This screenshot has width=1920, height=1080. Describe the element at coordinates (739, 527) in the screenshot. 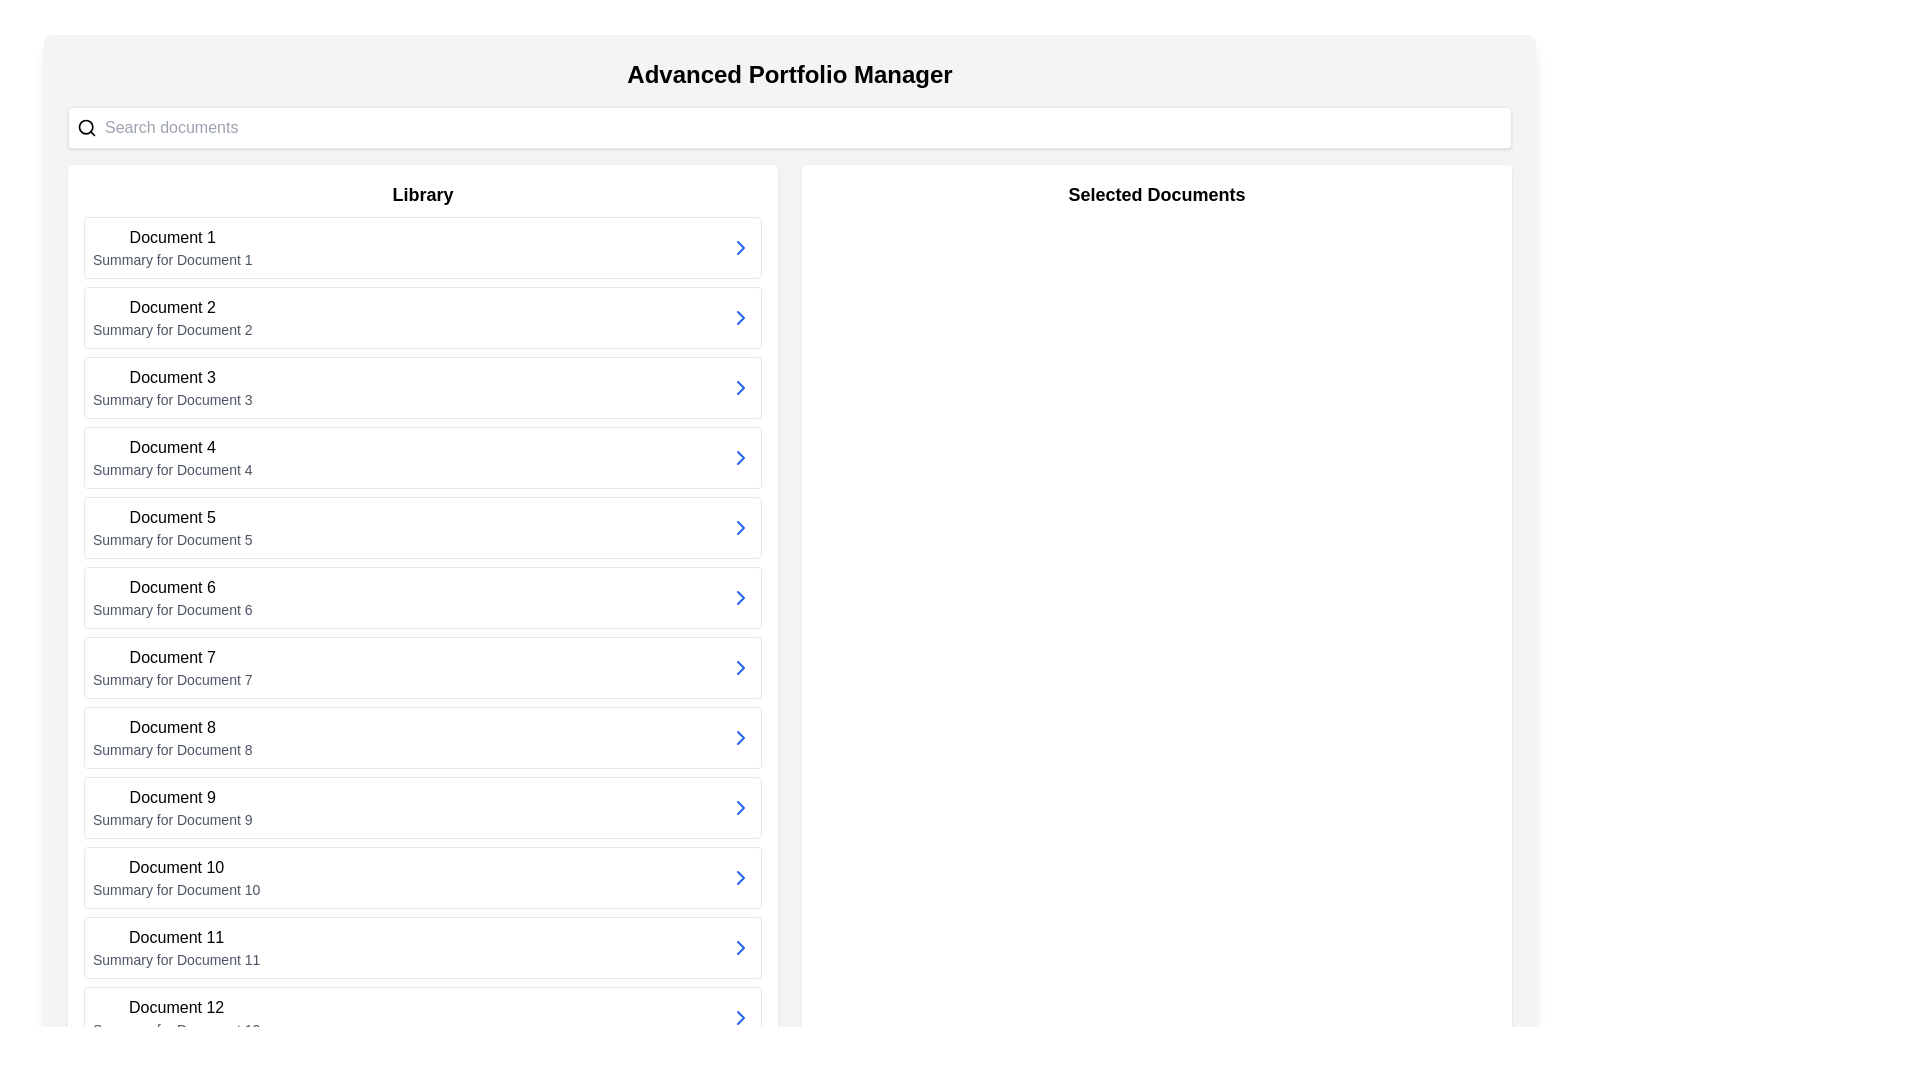

I see `the arrow button located on the far-right margin of the fifth item in the scrolling list under the 'Library' section` at that location.